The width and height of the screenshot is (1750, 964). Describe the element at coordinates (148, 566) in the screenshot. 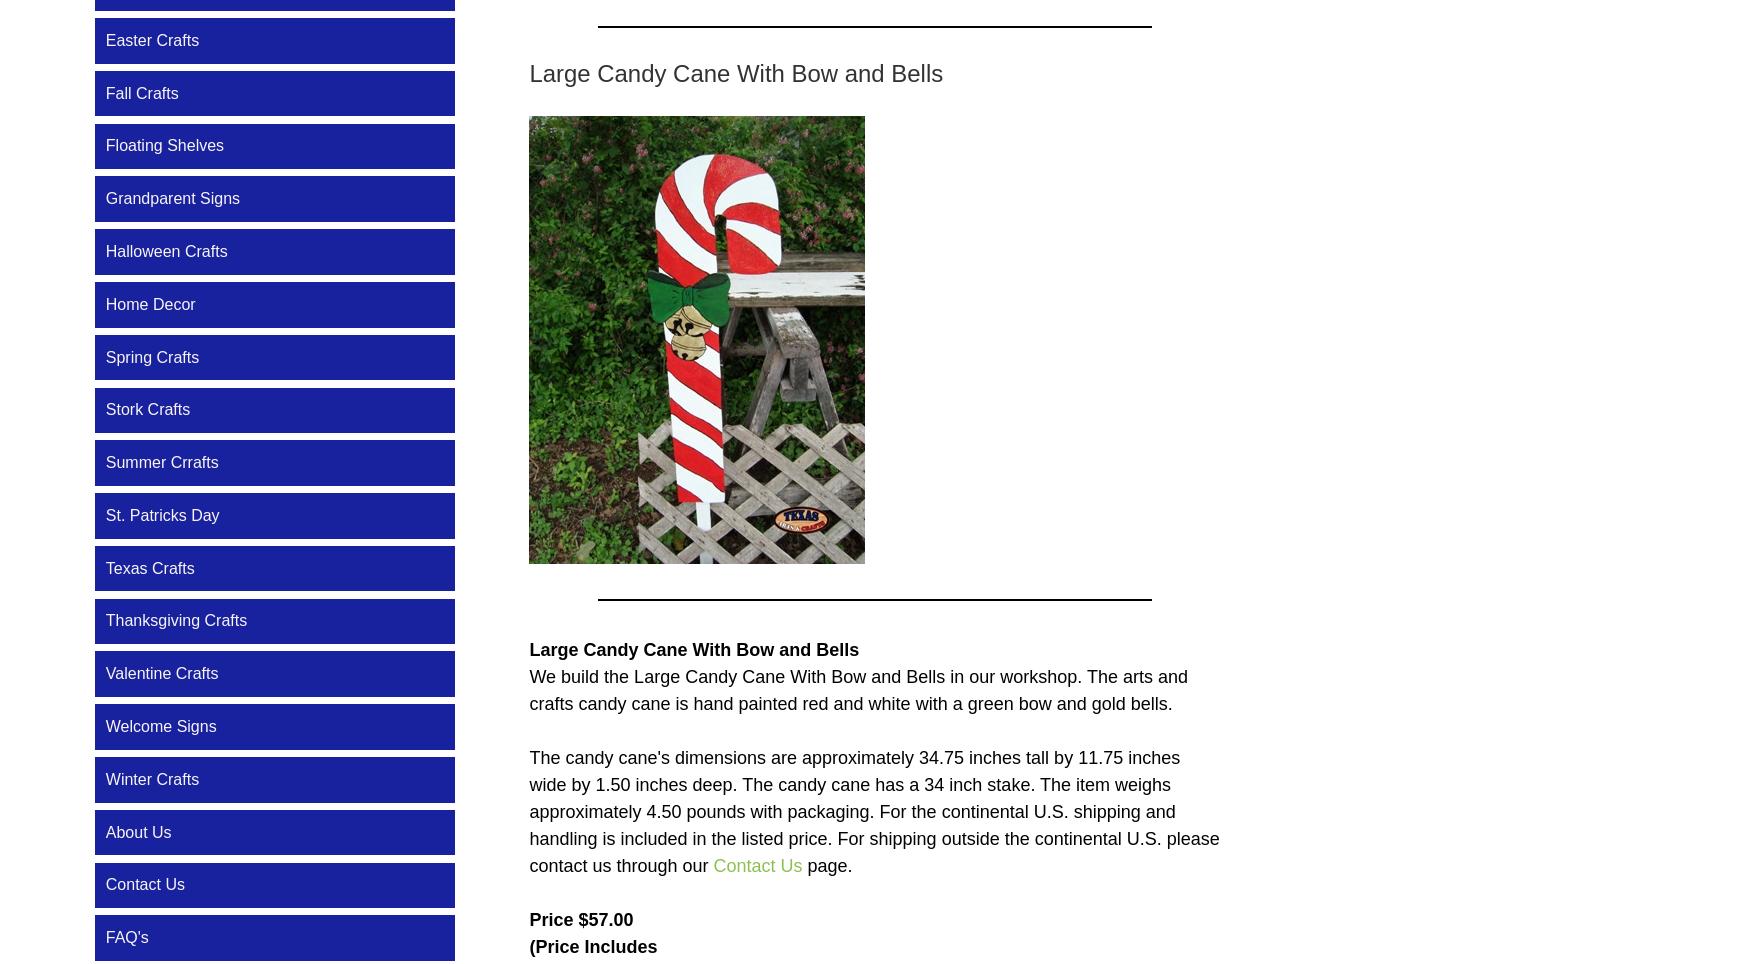

I see `'Texas Crafts'` at that location.